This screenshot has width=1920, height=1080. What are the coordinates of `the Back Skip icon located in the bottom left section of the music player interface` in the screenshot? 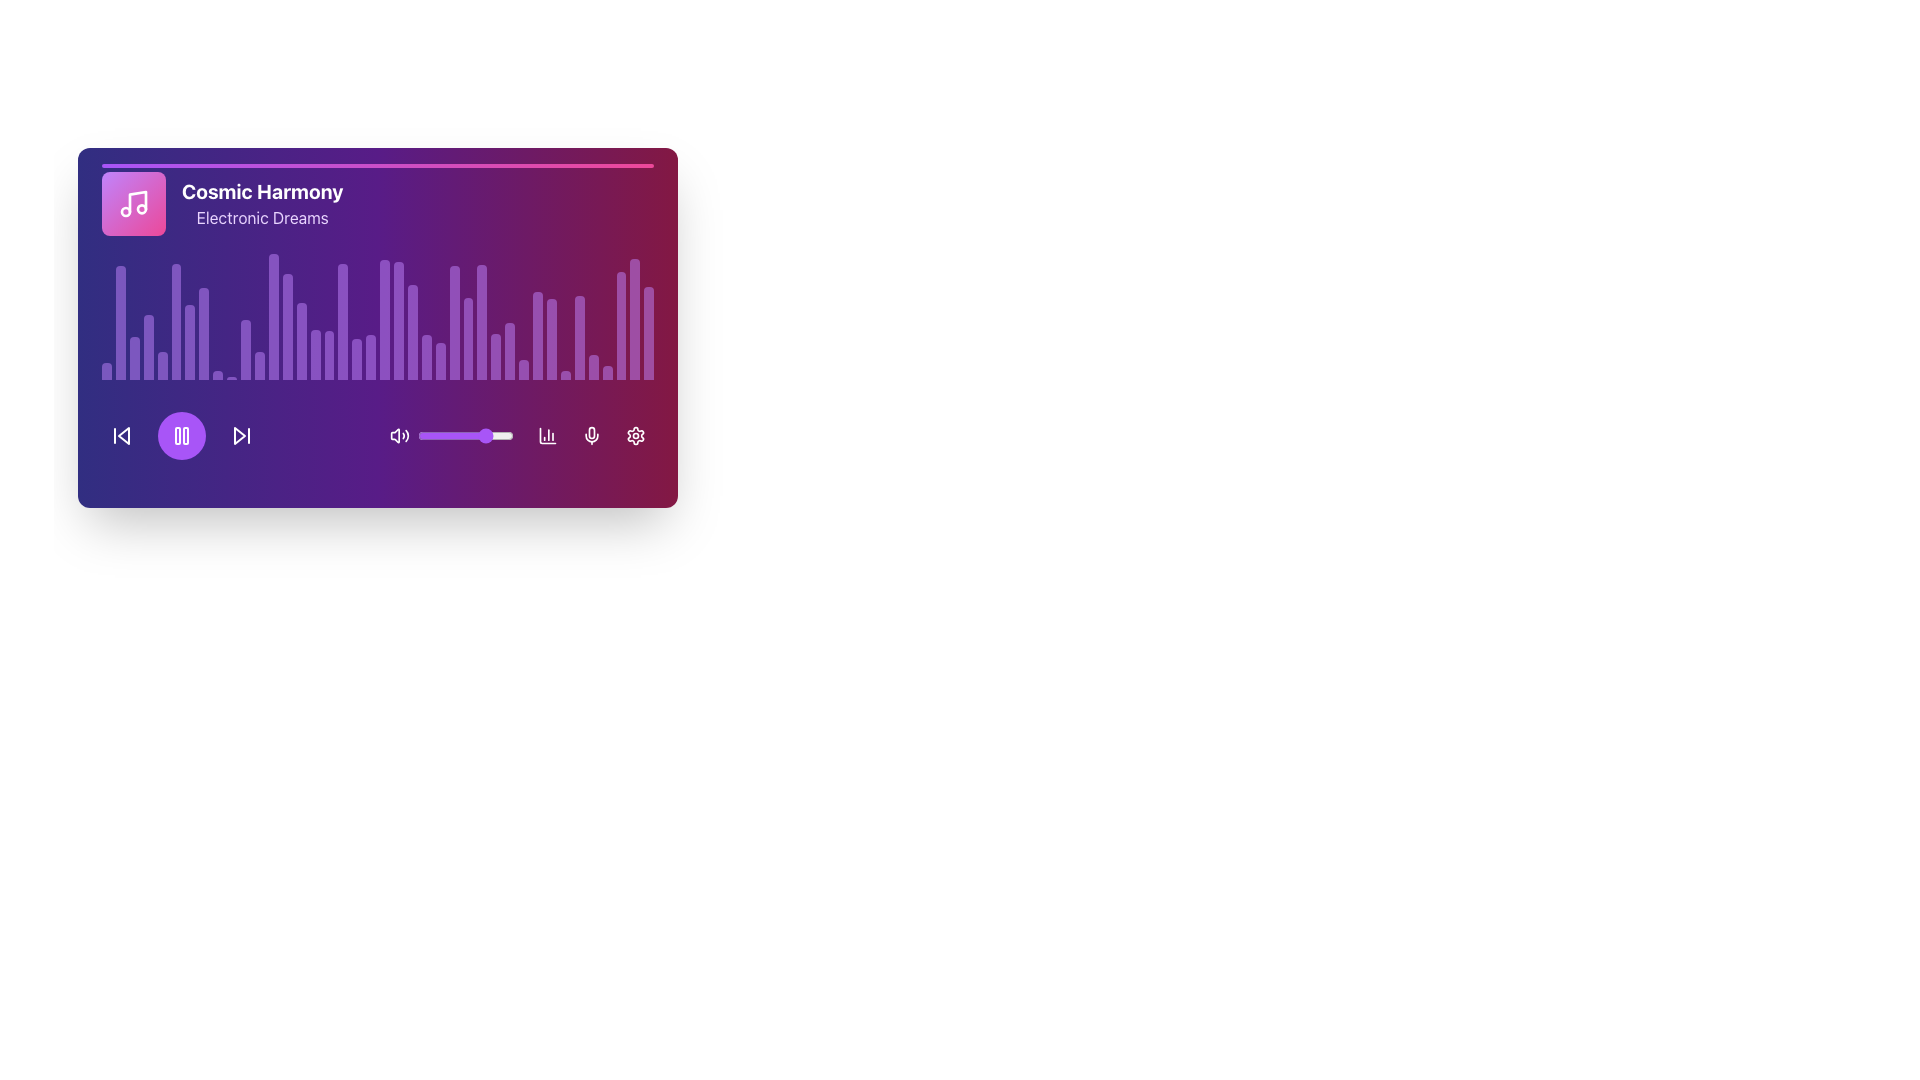 It's located at (123, 434).